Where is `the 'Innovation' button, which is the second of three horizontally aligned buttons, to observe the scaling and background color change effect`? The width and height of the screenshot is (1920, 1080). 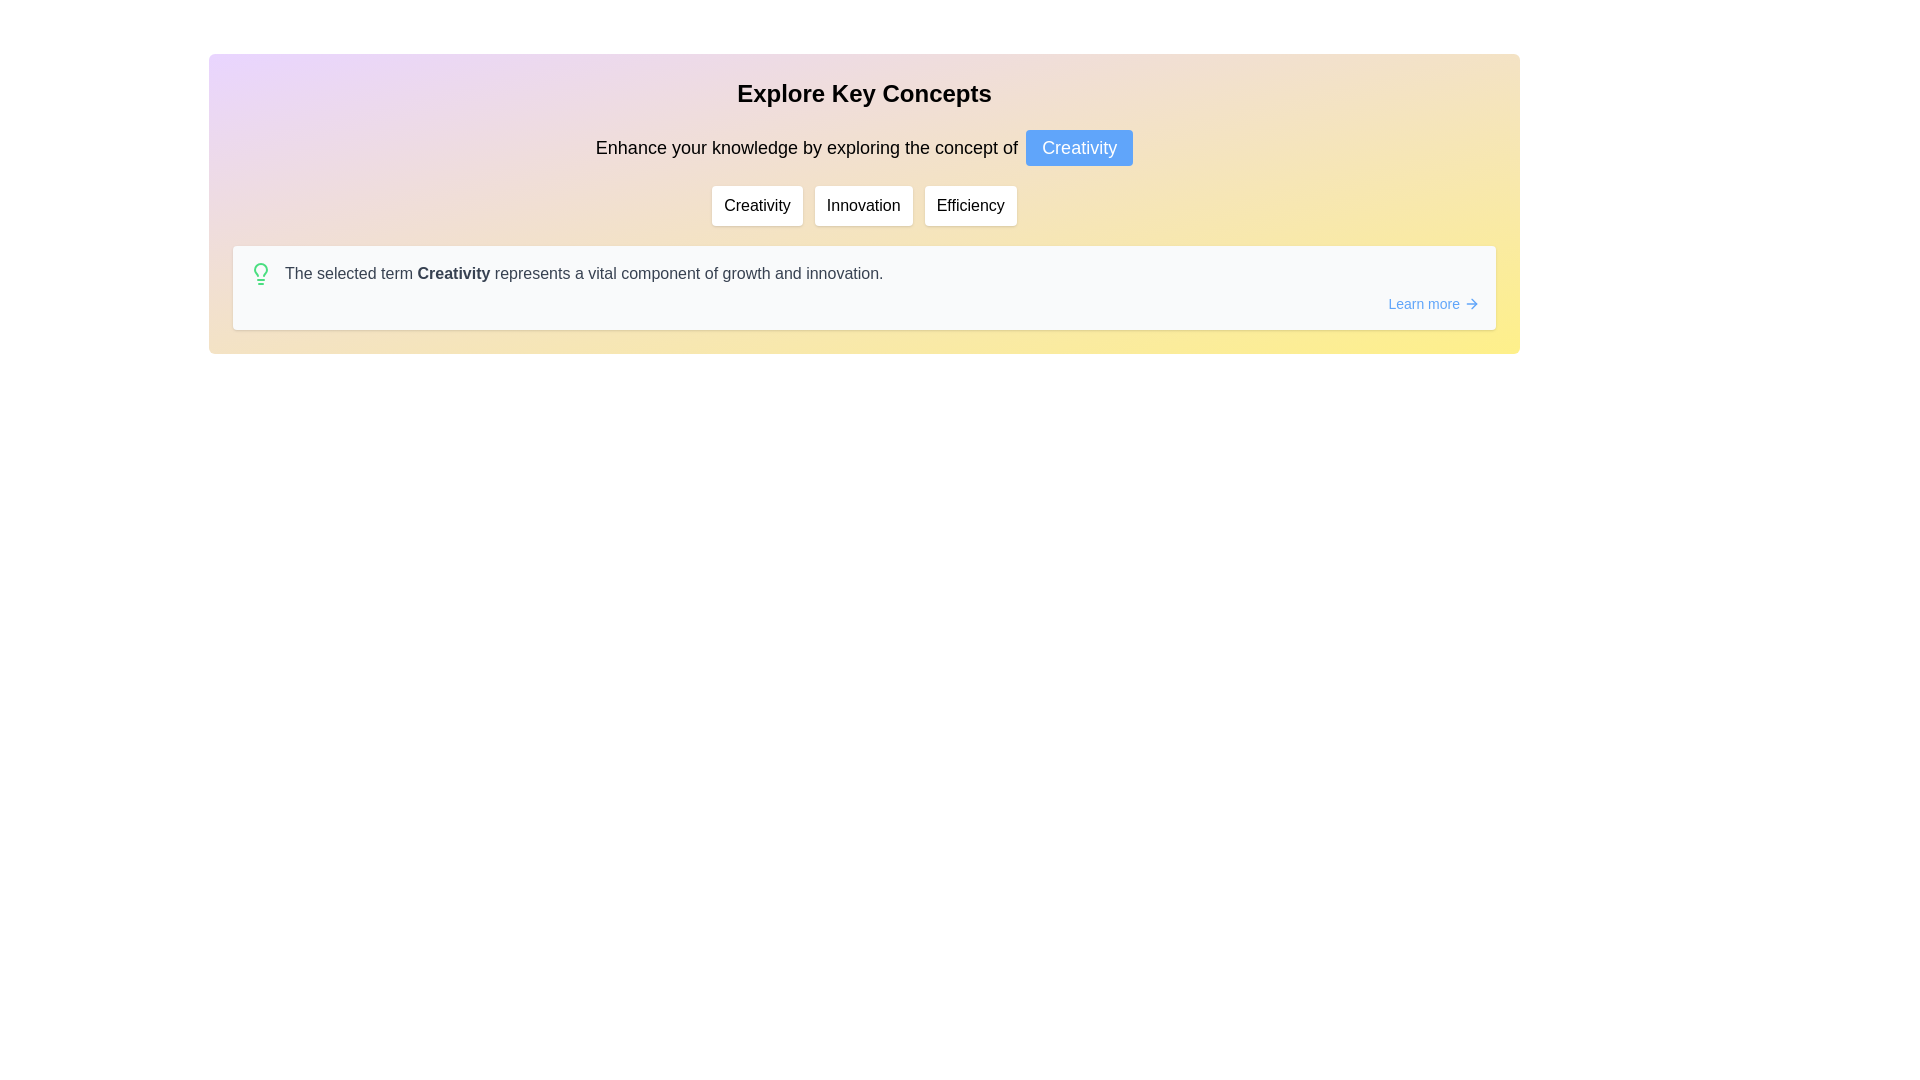 the 'Innovation' button, which is the second of three horizontally aligned buttons, to observe the scaling and background color change effect is located at coordinates (863, 205).